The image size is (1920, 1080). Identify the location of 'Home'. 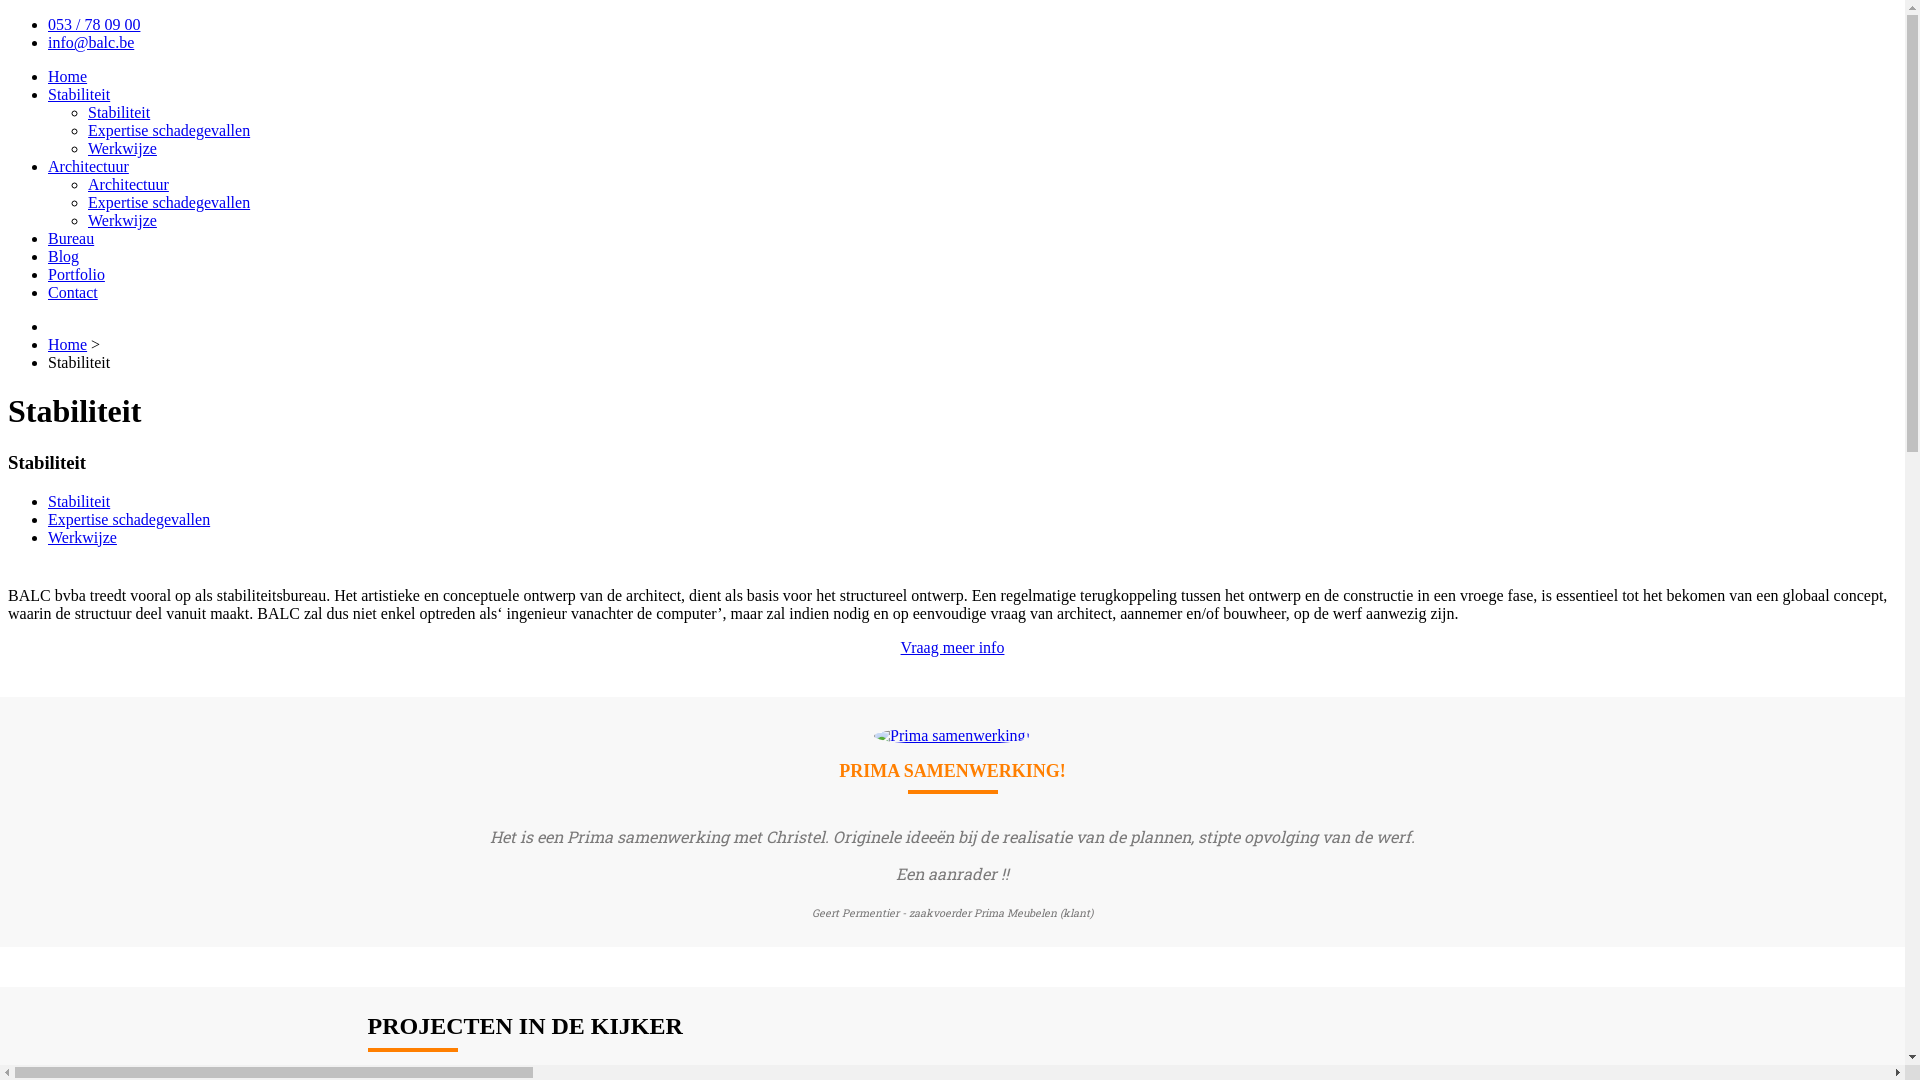
(67, 343).